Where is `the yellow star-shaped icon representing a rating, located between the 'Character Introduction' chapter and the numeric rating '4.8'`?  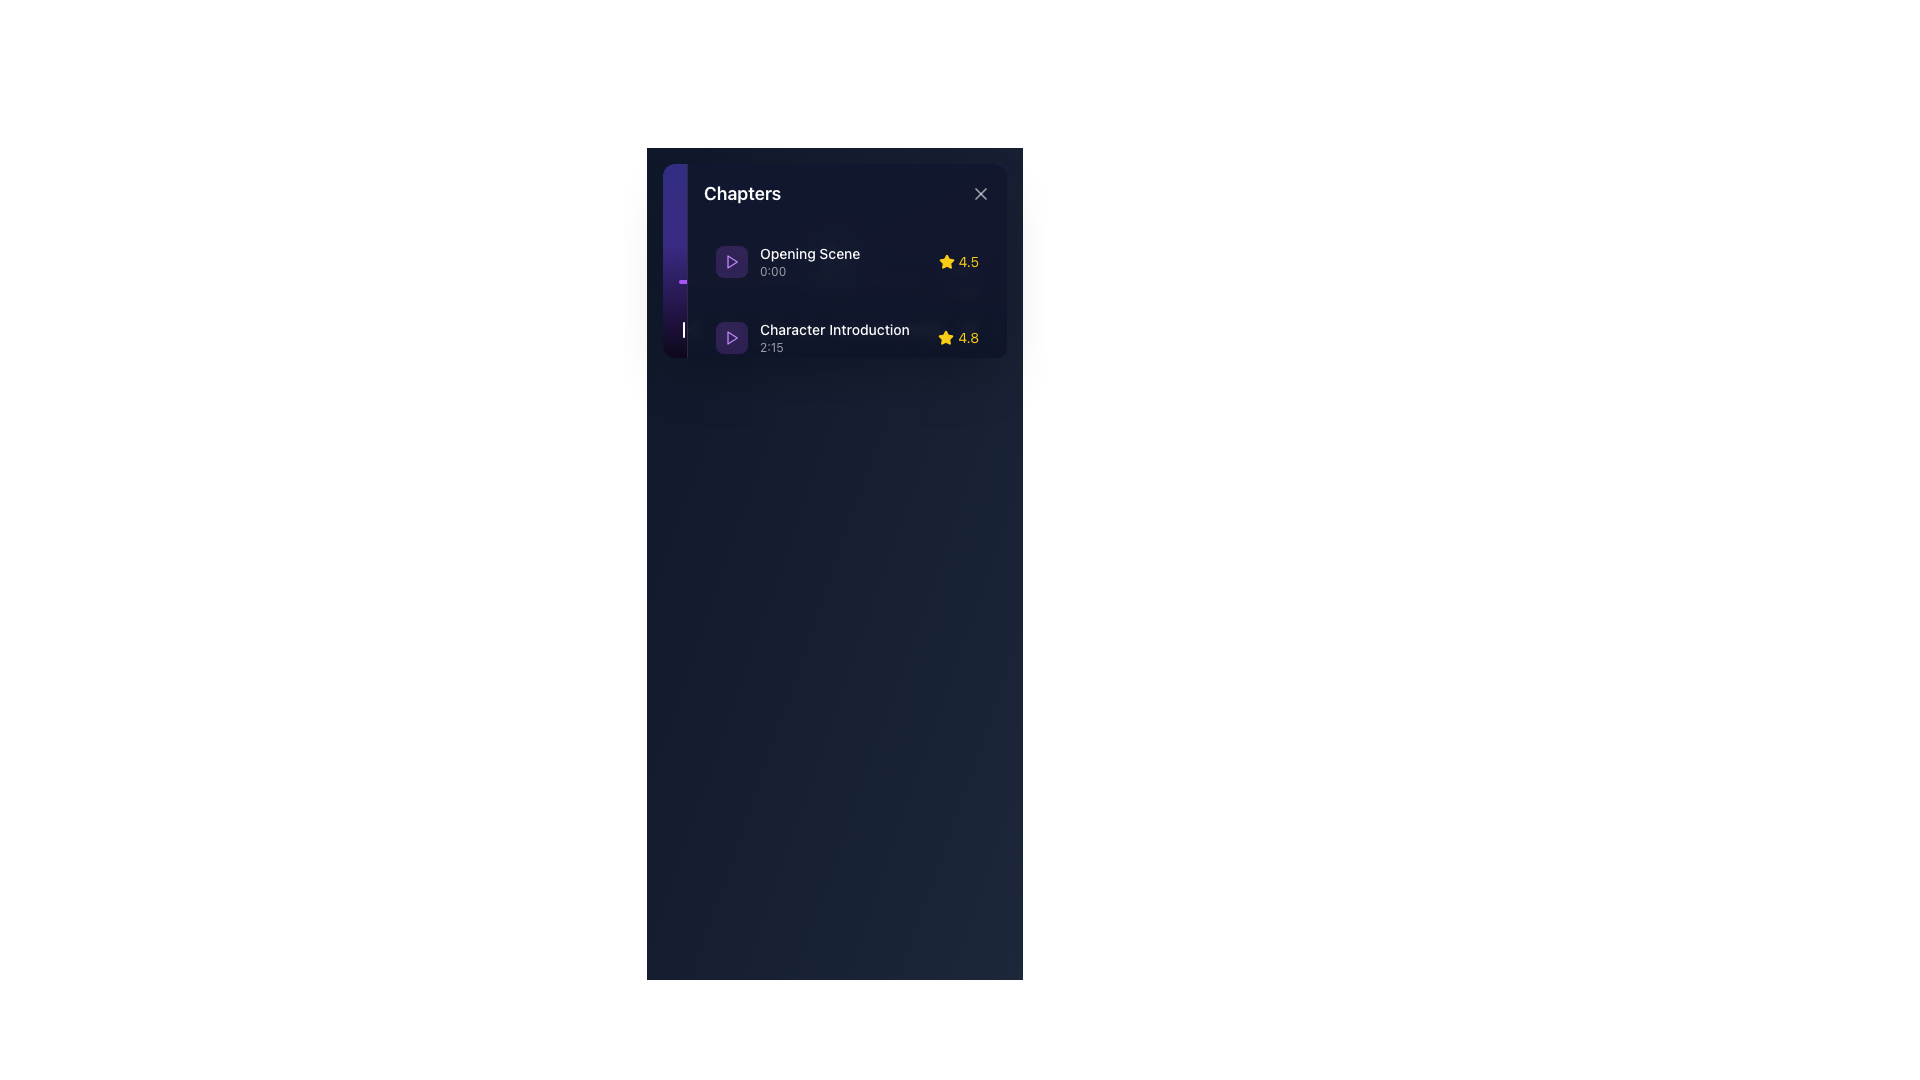 the yellow star-shaped icon representing a rating, located between the 'Character Introduction' chapter and the numeric rating '4.8' is located at coordinates (945, 337).